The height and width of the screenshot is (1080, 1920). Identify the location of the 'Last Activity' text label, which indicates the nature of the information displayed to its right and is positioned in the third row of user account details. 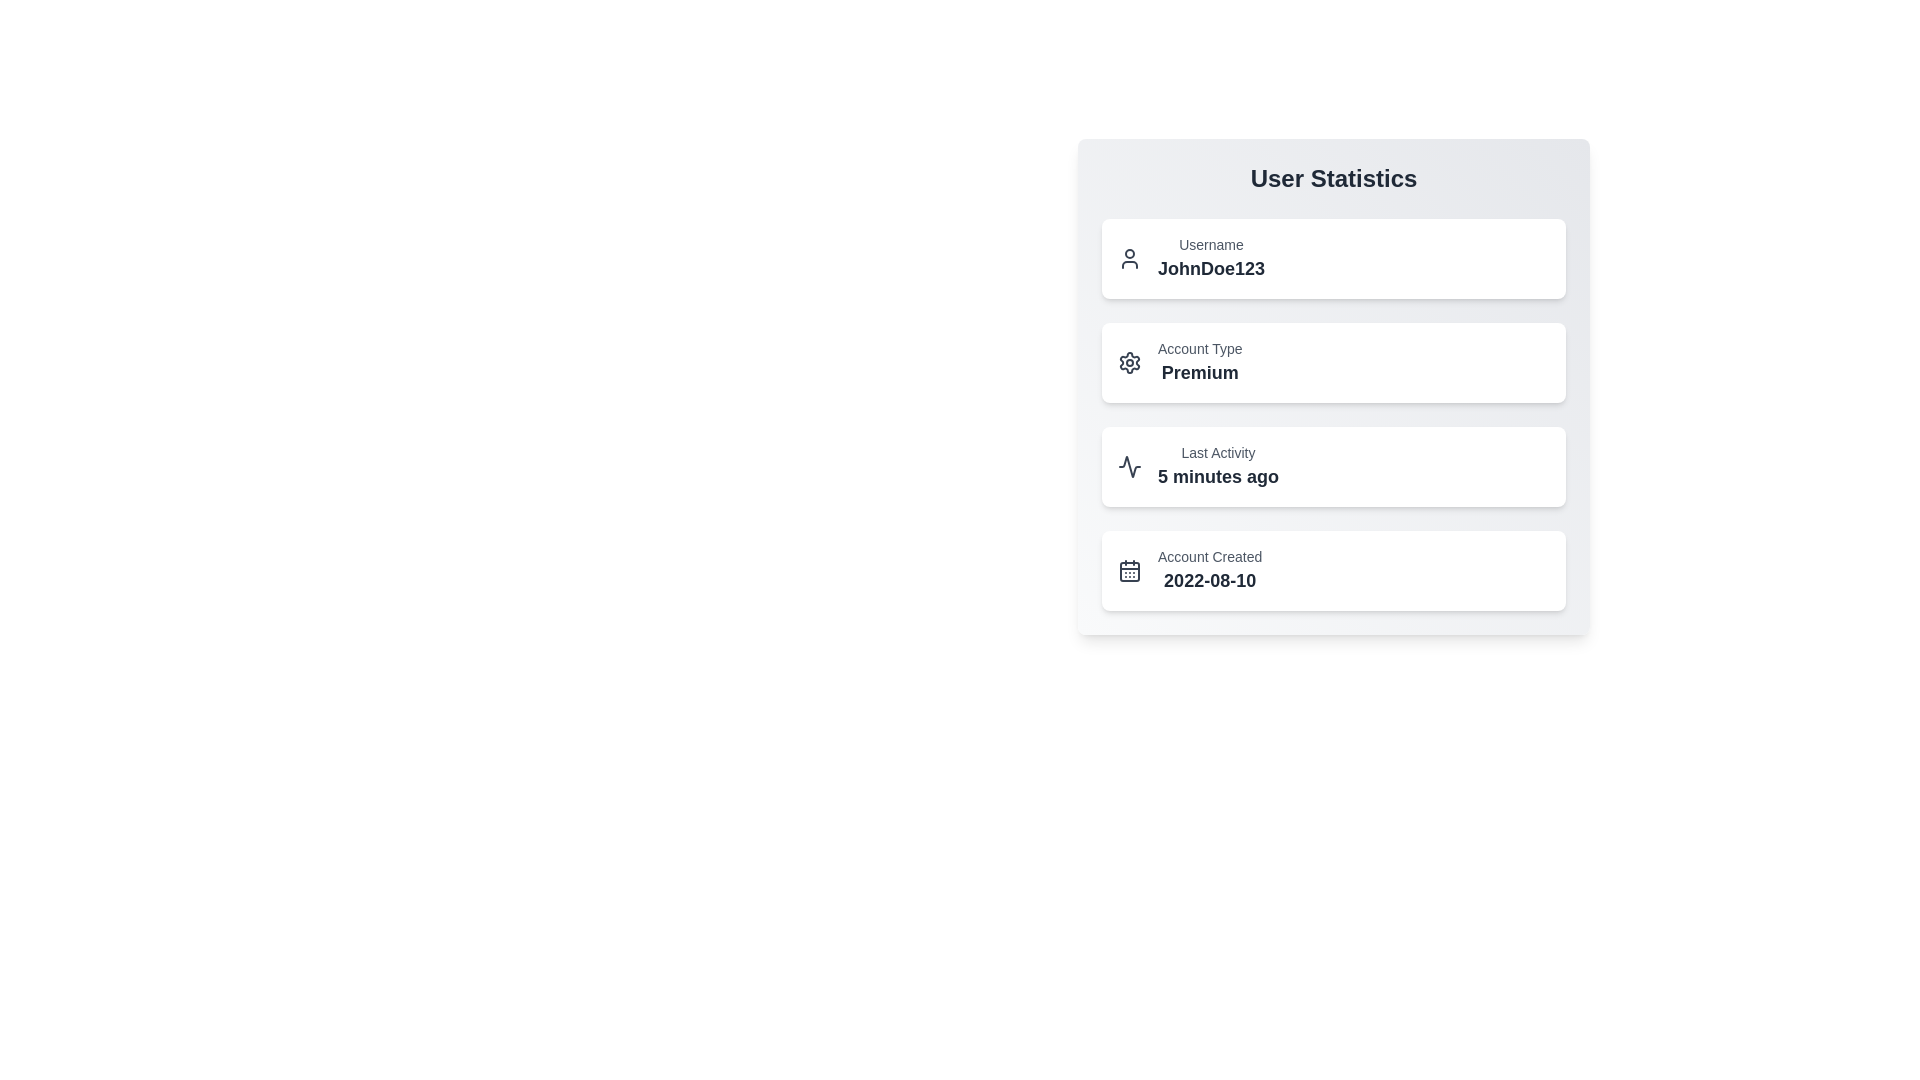
(1217, 452).